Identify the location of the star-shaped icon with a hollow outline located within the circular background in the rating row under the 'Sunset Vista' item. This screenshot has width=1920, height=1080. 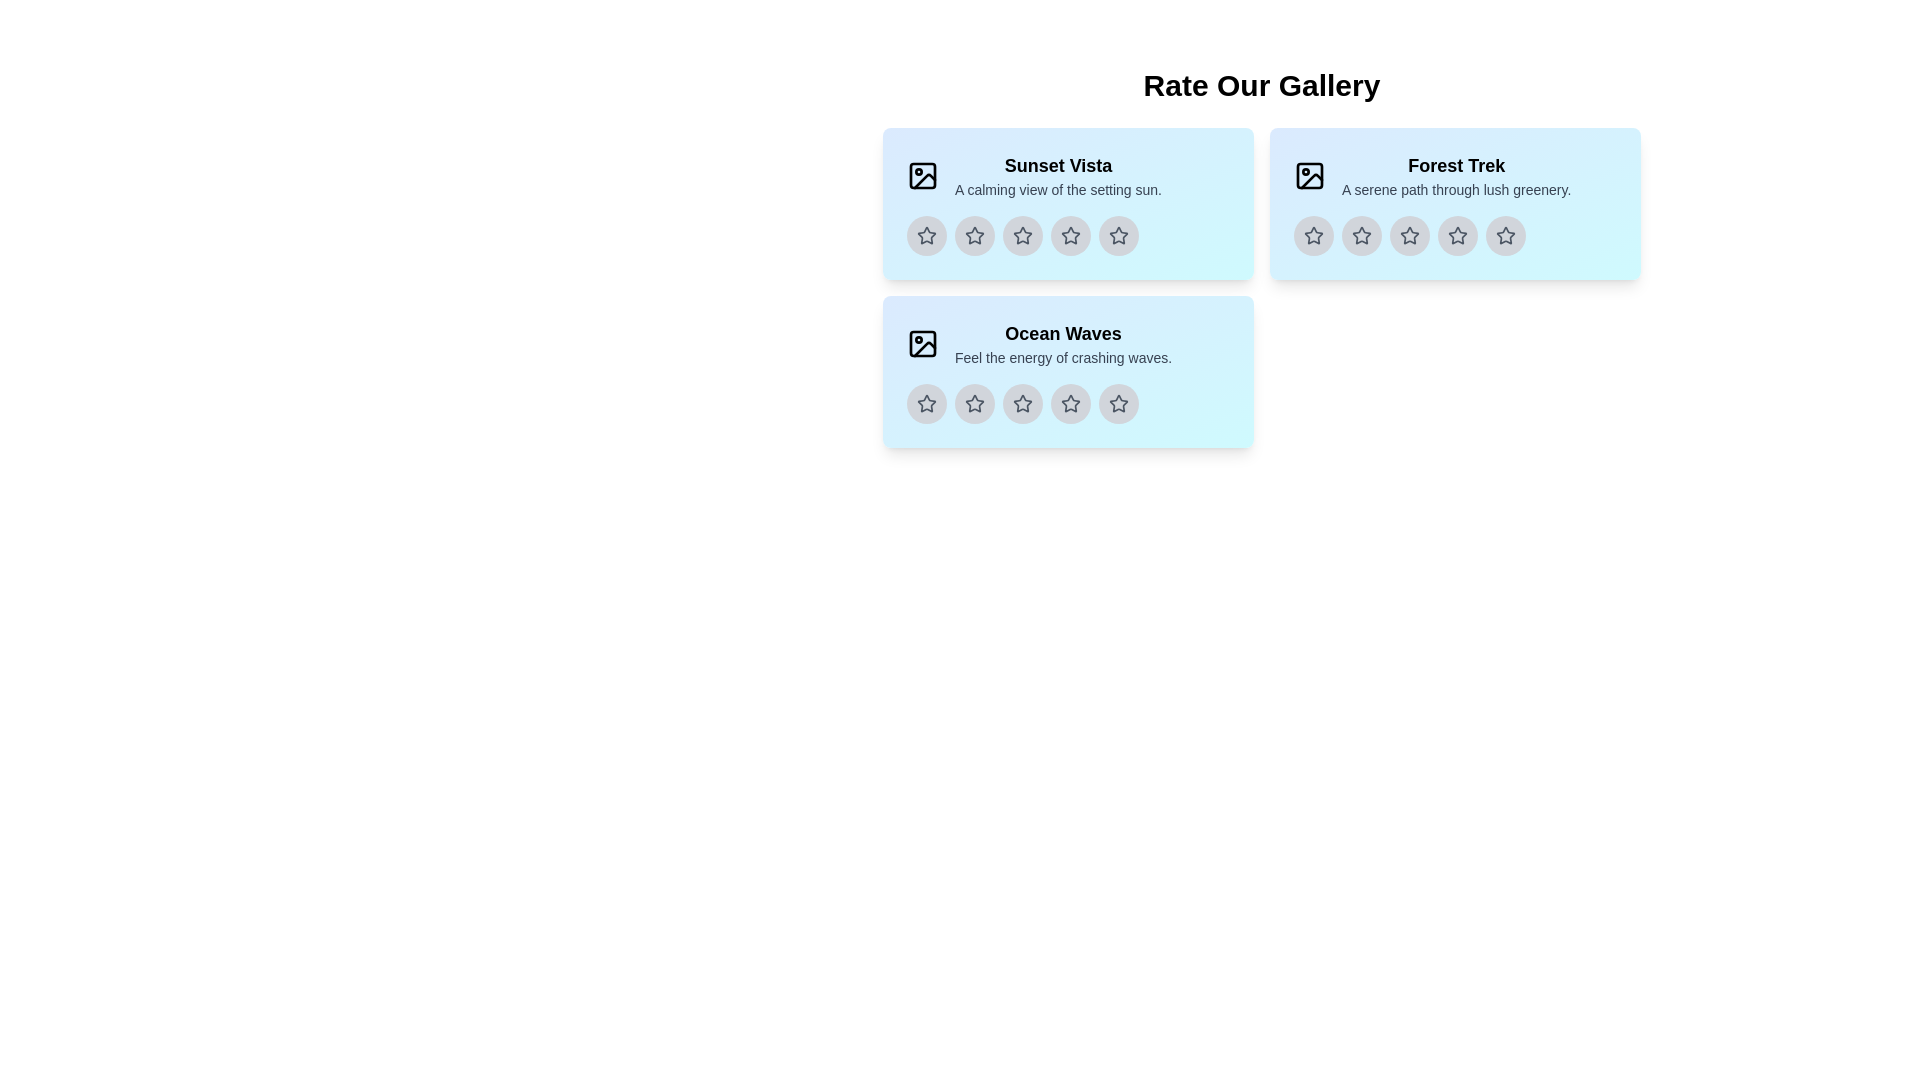
(1022, 234).